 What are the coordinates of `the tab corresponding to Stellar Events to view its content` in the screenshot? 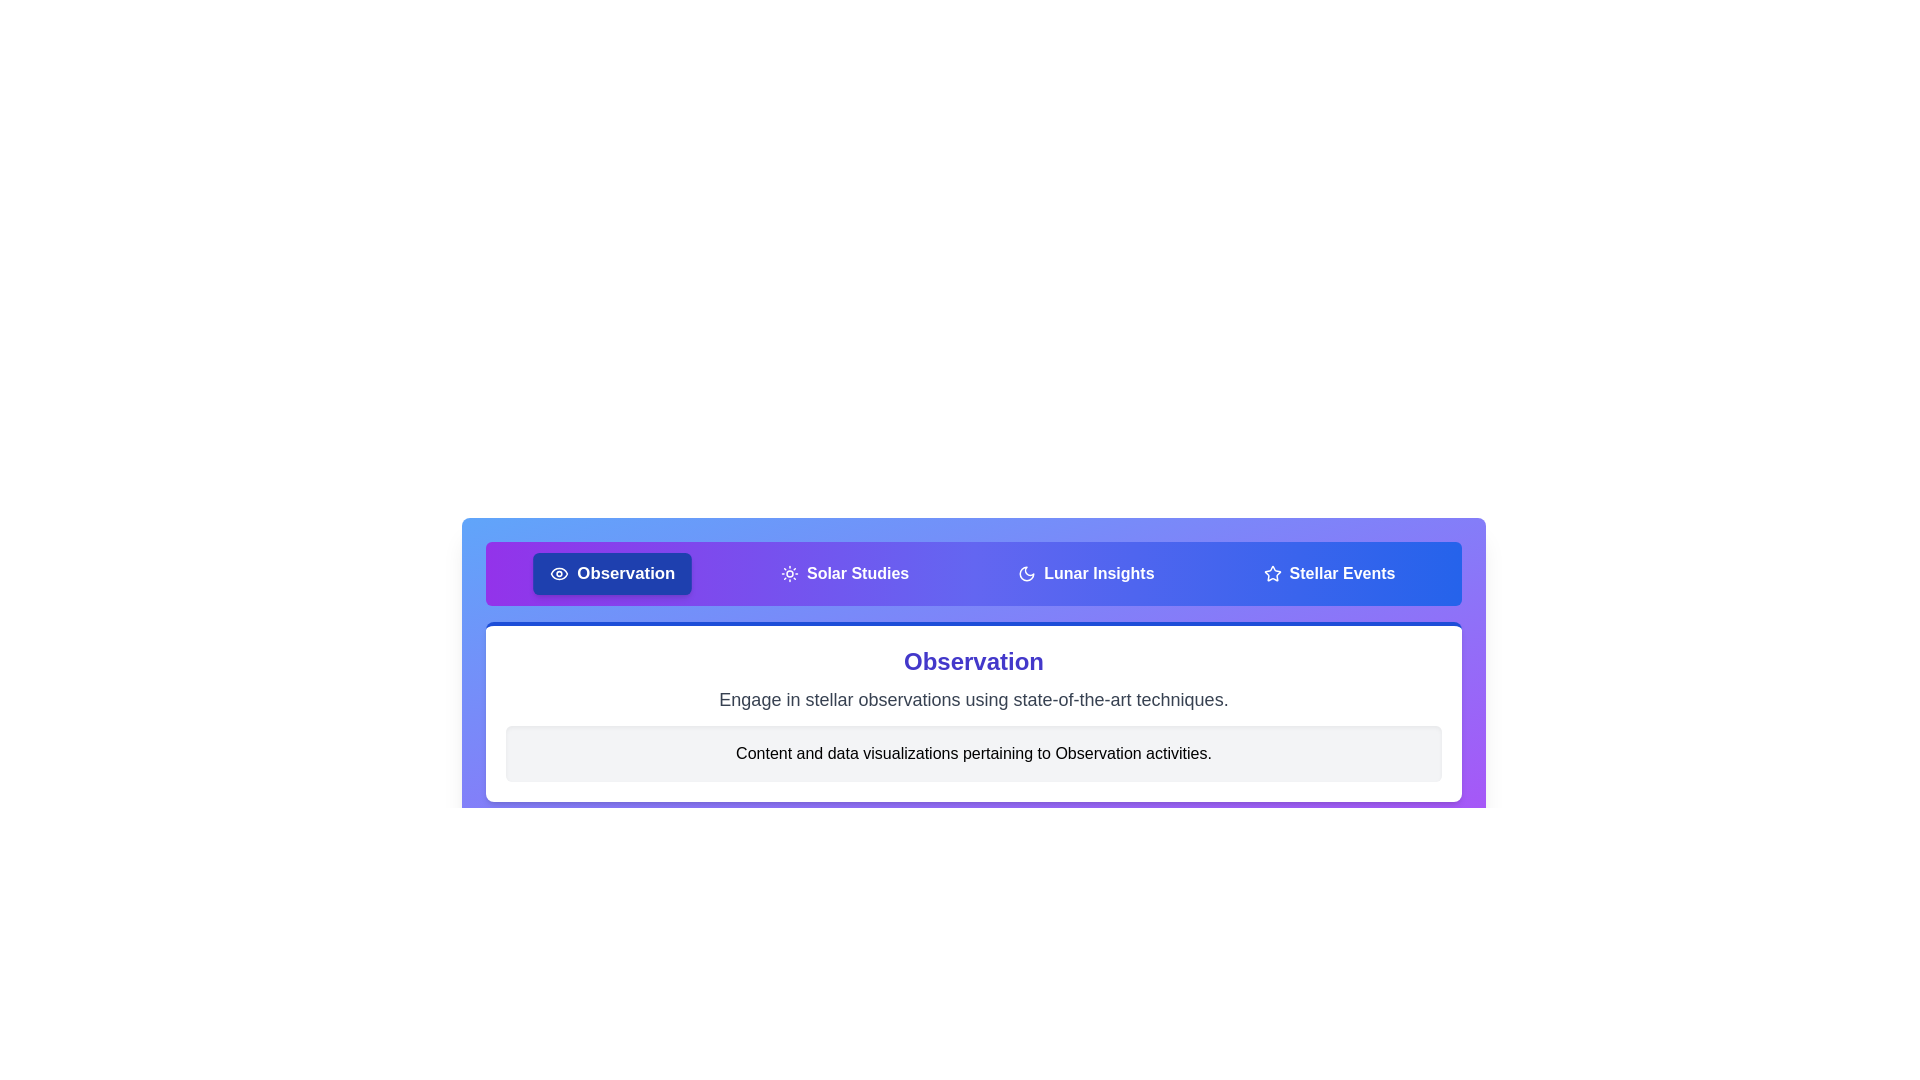 It's located at (1329, 574).